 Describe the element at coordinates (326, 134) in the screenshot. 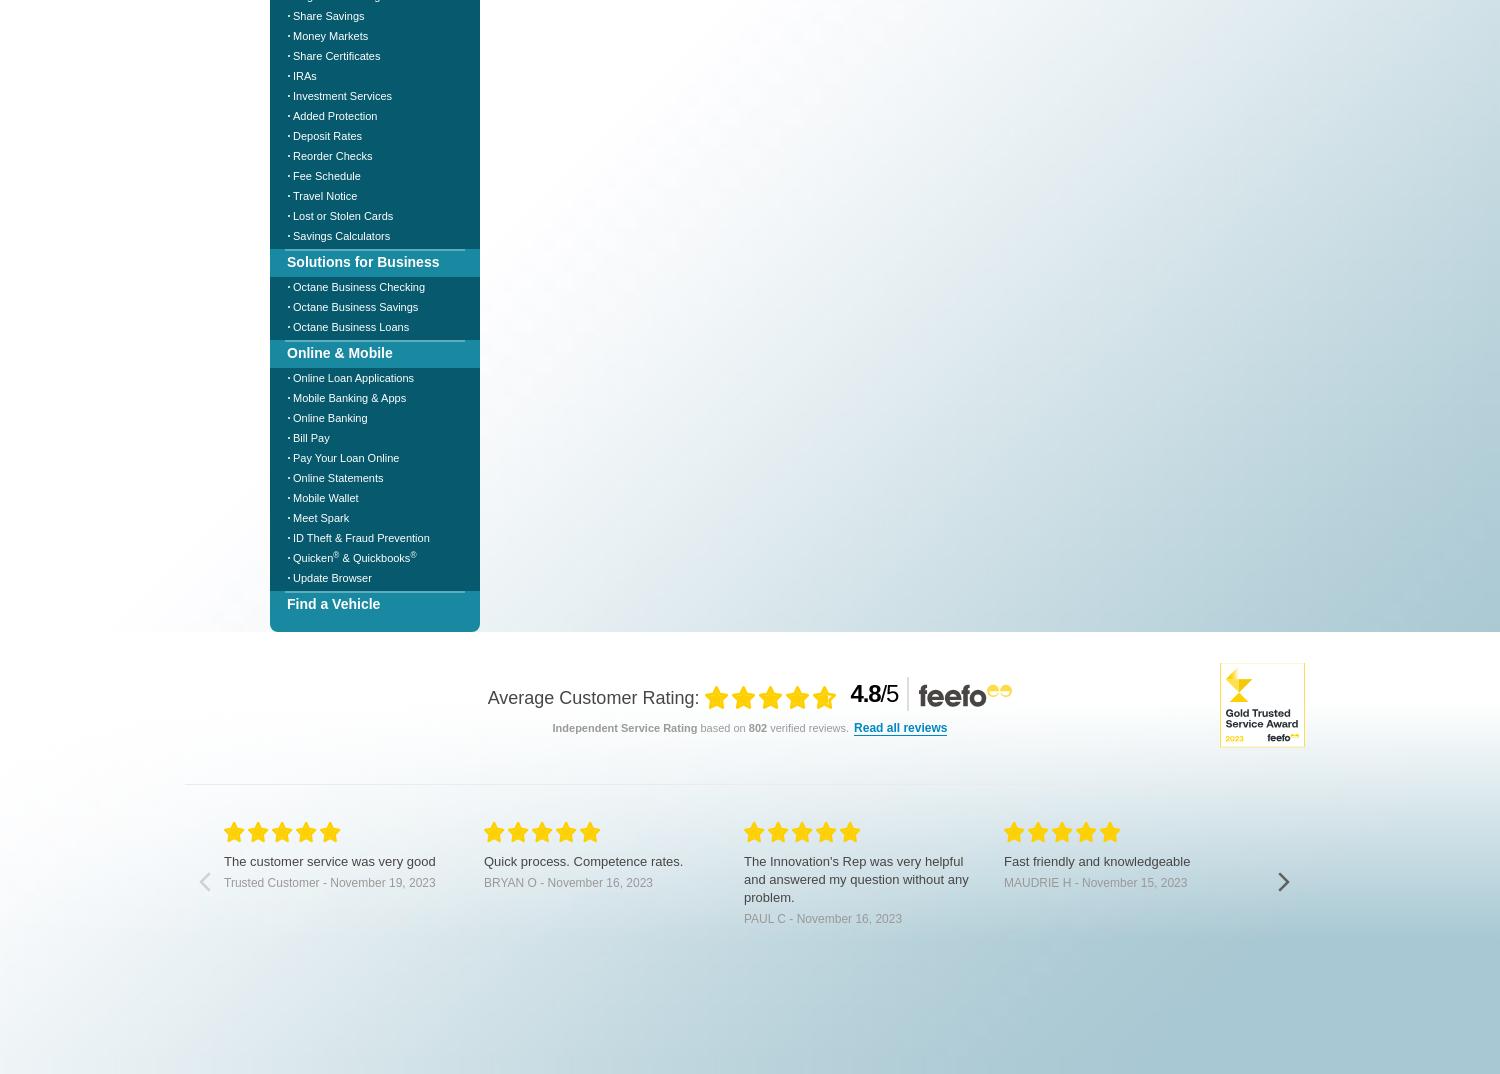

I see `'Deposit Rates'` at that location.